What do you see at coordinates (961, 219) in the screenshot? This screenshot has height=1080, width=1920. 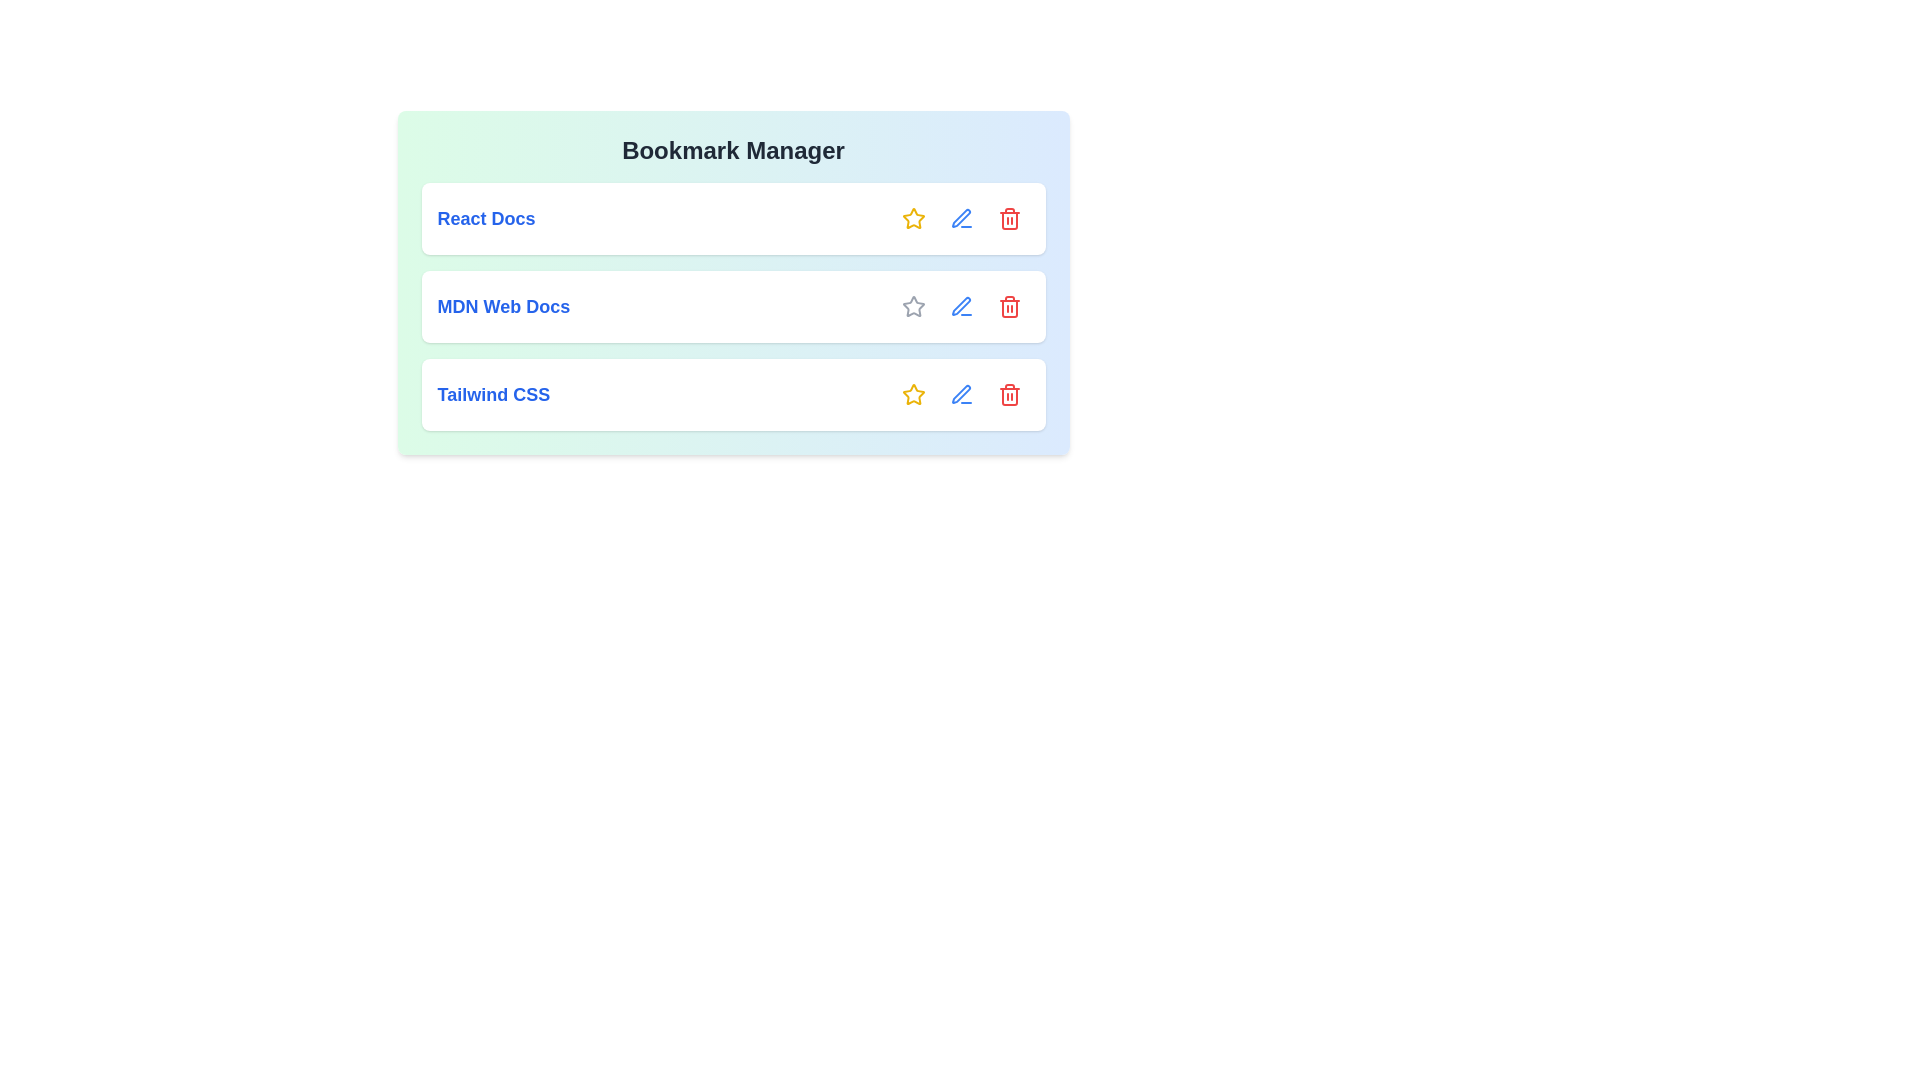 I see `the interactive element React Docs Edit to reveal its hover state` at bounding box center [961, 219].